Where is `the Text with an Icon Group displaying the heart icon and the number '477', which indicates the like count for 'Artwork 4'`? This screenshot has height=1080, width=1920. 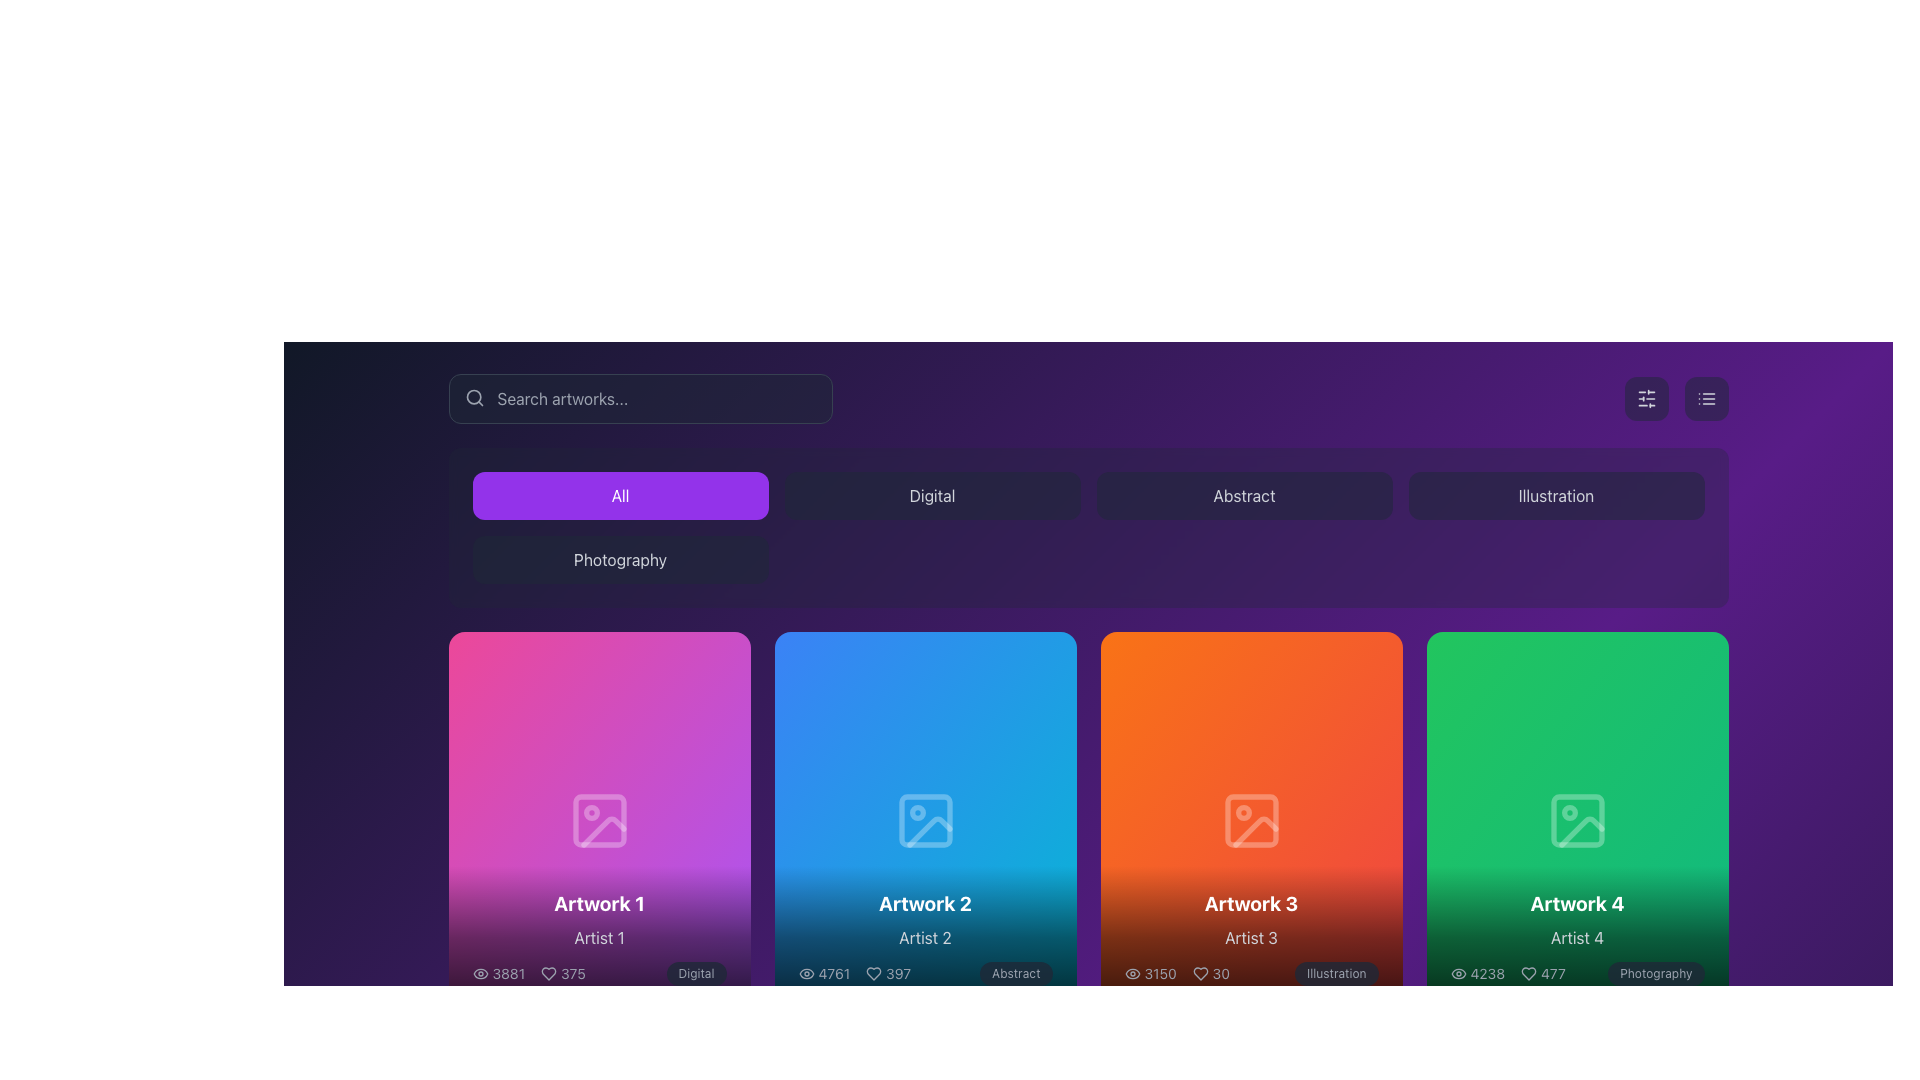 the Text with an Icon Group displaying the heart icon and the number '477', which indicates the like count for 'Artwork 4' is located at coordinates (1542, 972).